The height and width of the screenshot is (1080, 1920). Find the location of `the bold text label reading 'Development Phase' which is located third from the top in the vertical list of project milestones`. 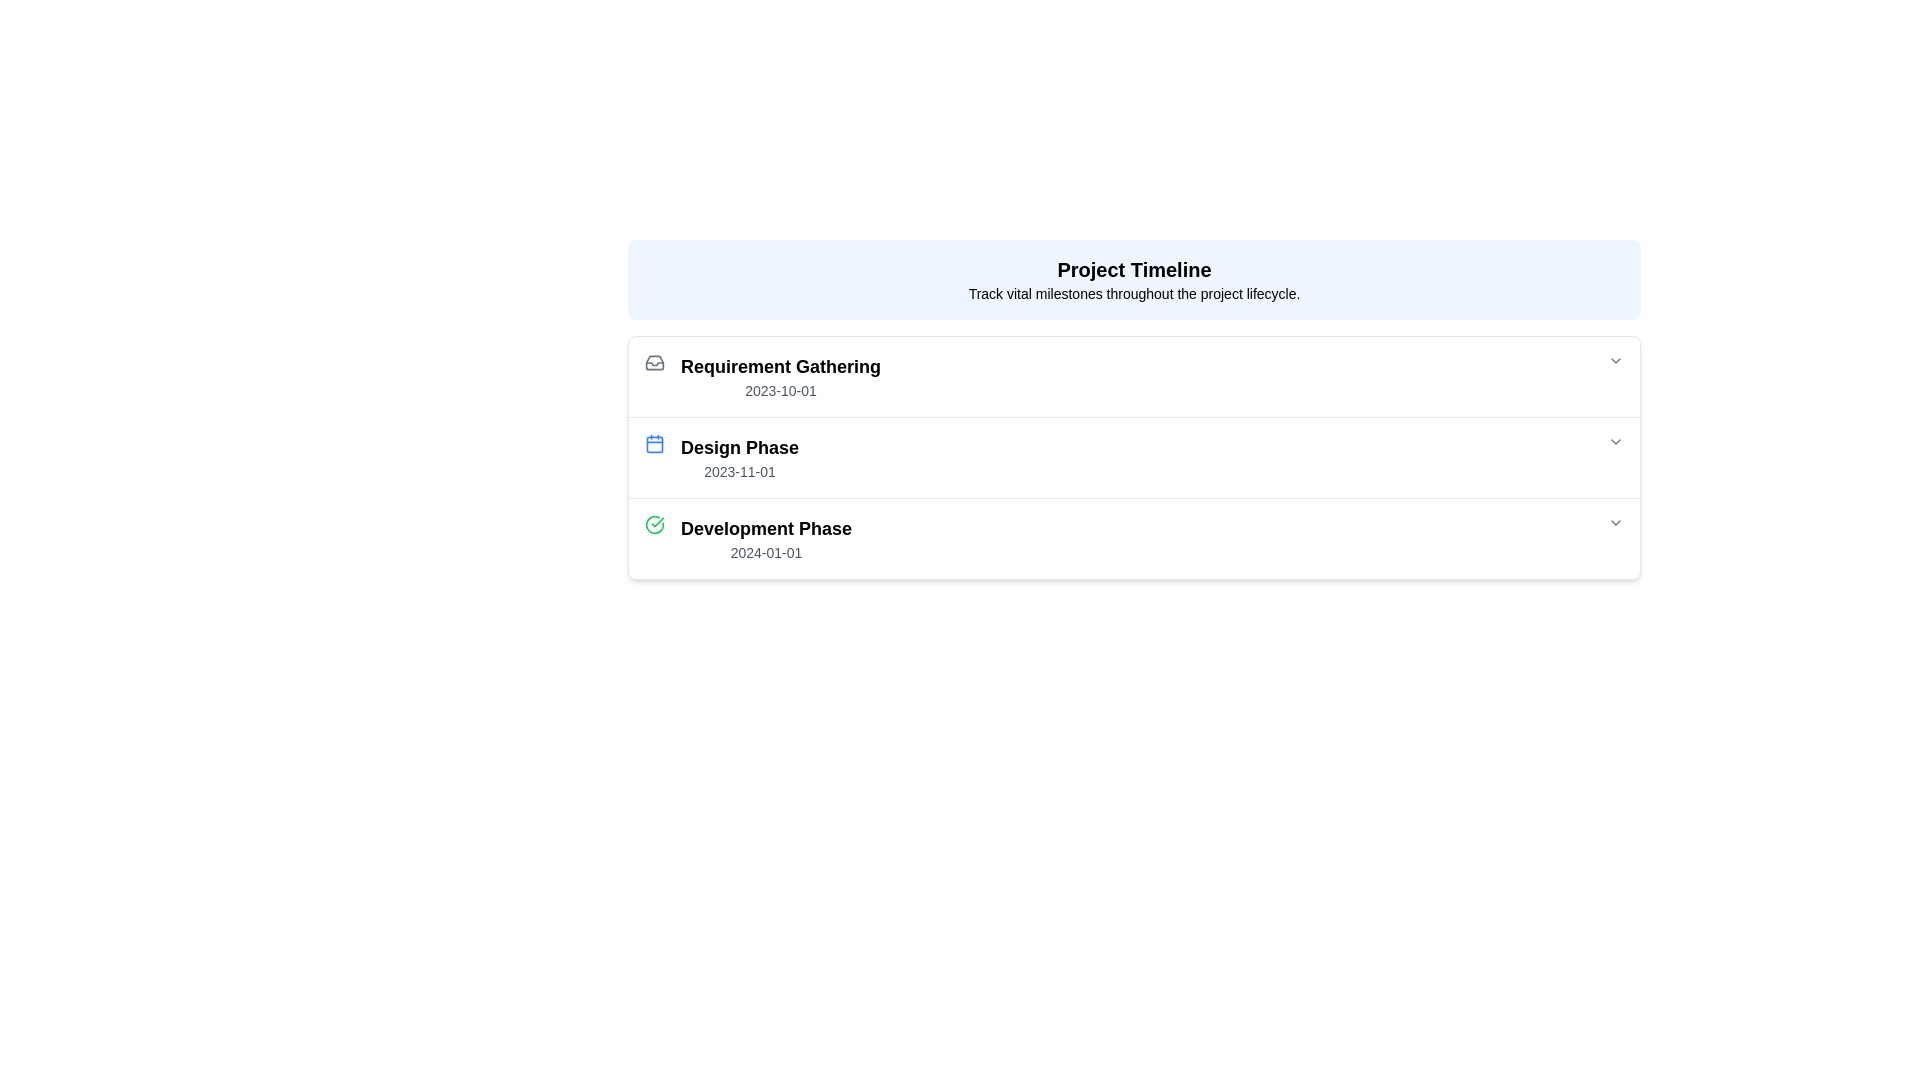

the bold text label reading 'Development Phase' which is located third from the top in the vertical list of project milestones is located at coordinates (765, 527).